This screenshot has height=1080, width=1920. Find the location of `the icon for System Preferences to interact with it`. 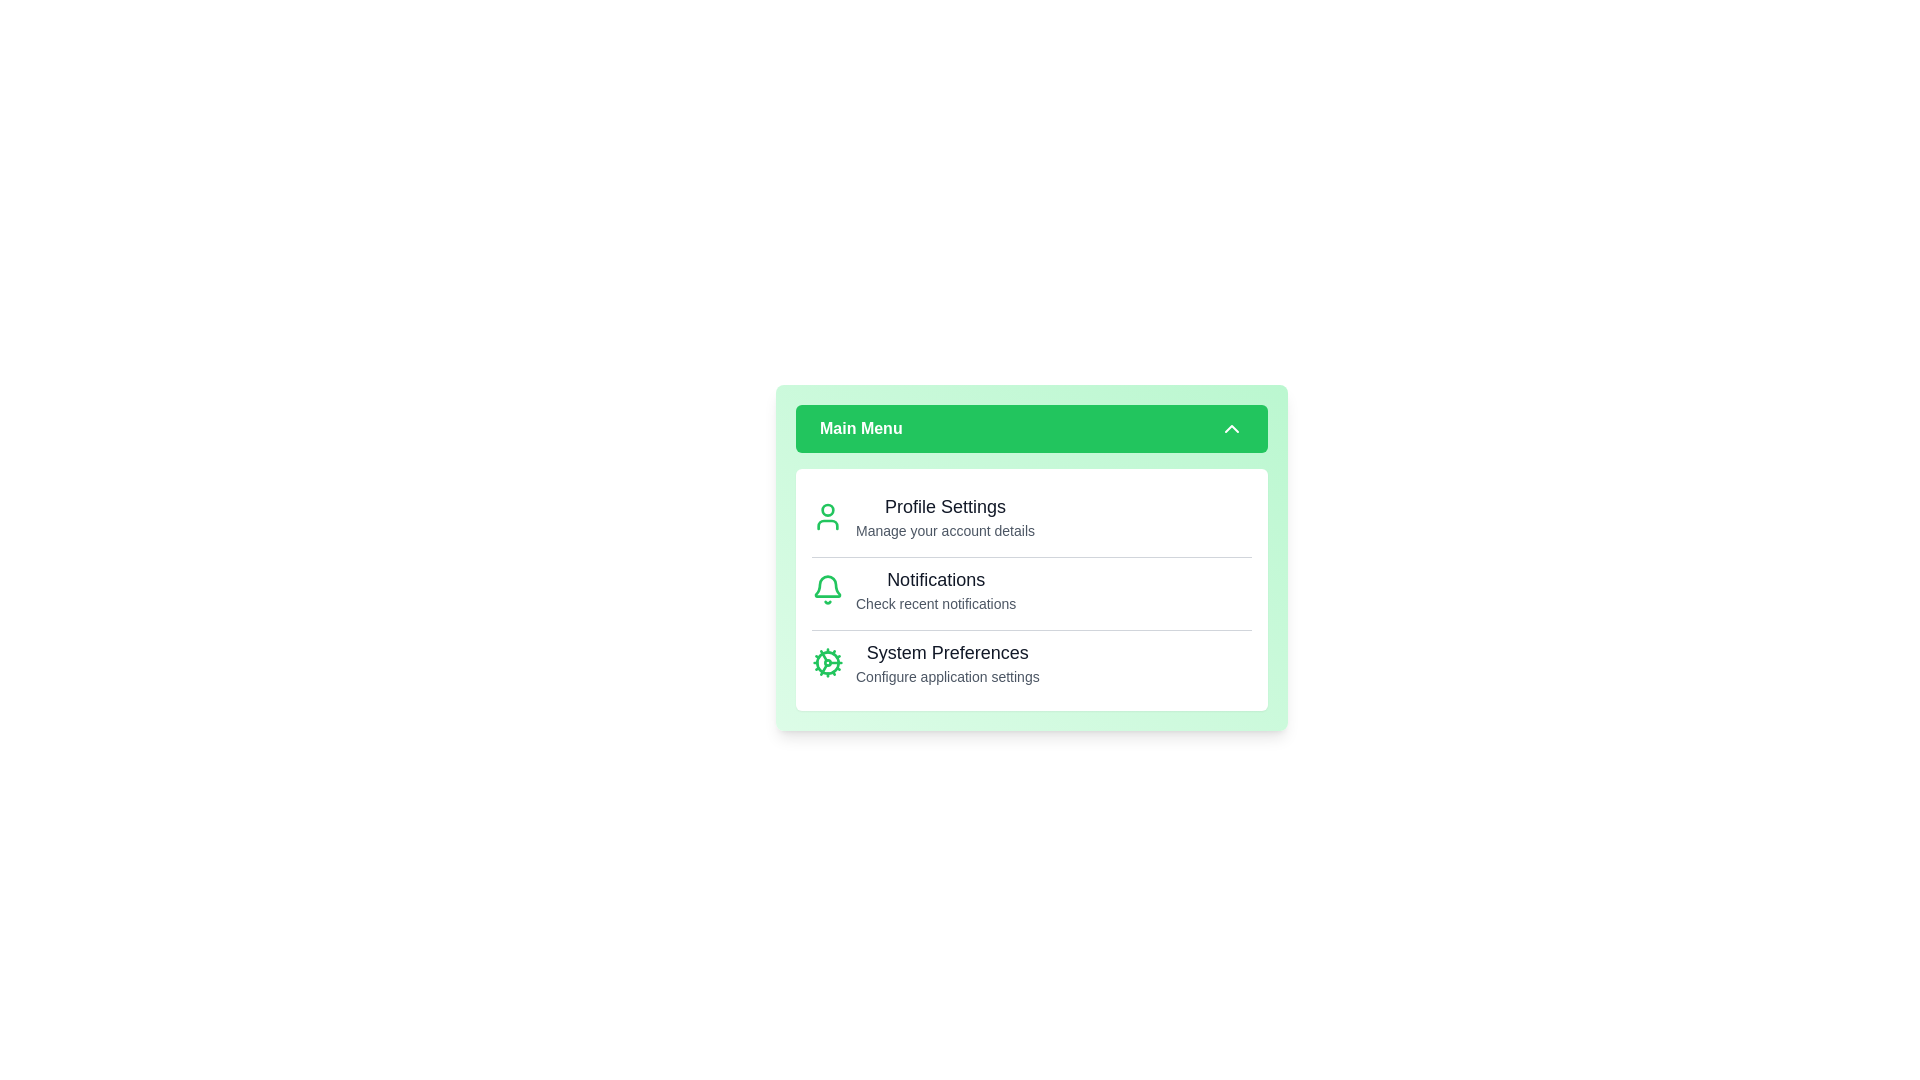

the icon for System Preferences to interact with it is located at coordinates (828, 663).